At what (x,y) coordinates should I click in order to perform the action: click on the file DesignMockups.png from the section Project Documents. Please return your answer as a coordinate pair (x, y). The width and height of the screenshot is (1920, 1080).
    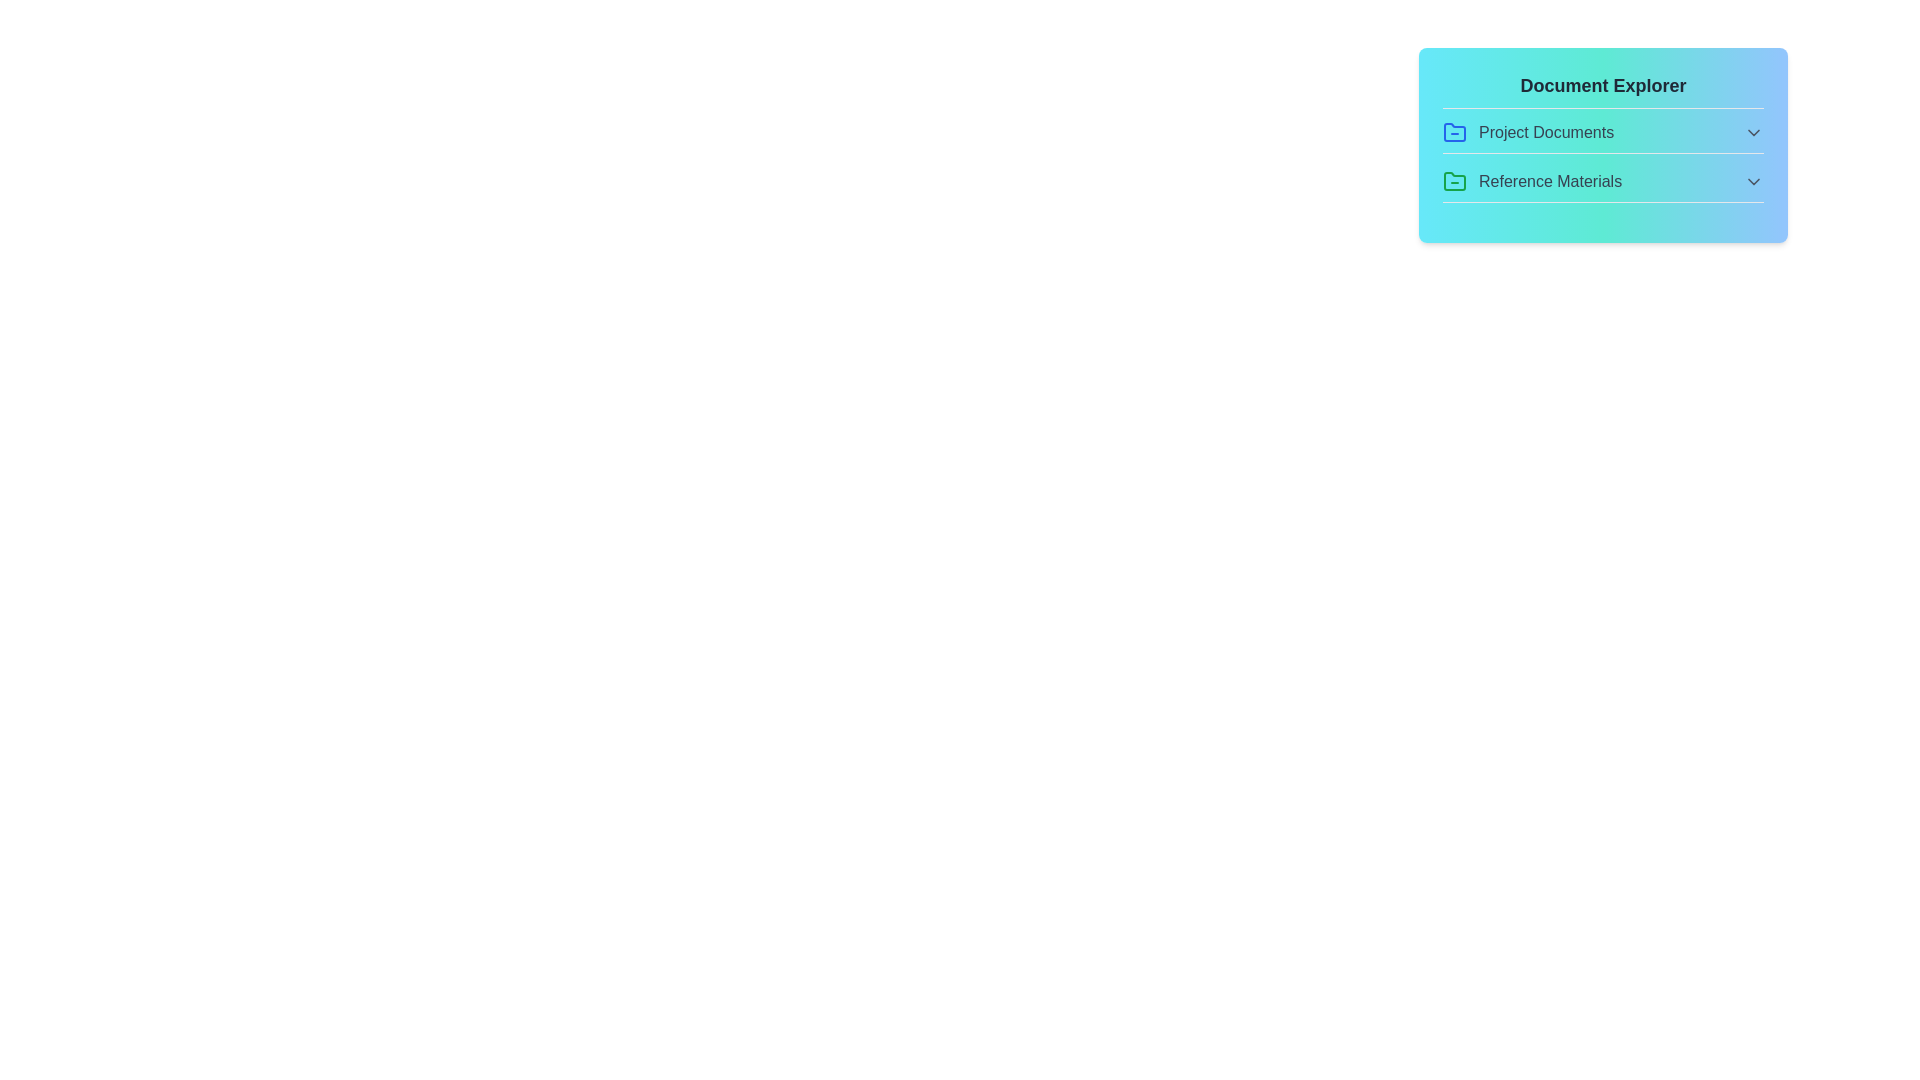
    Looking at the image, I should click on (1603, 136).